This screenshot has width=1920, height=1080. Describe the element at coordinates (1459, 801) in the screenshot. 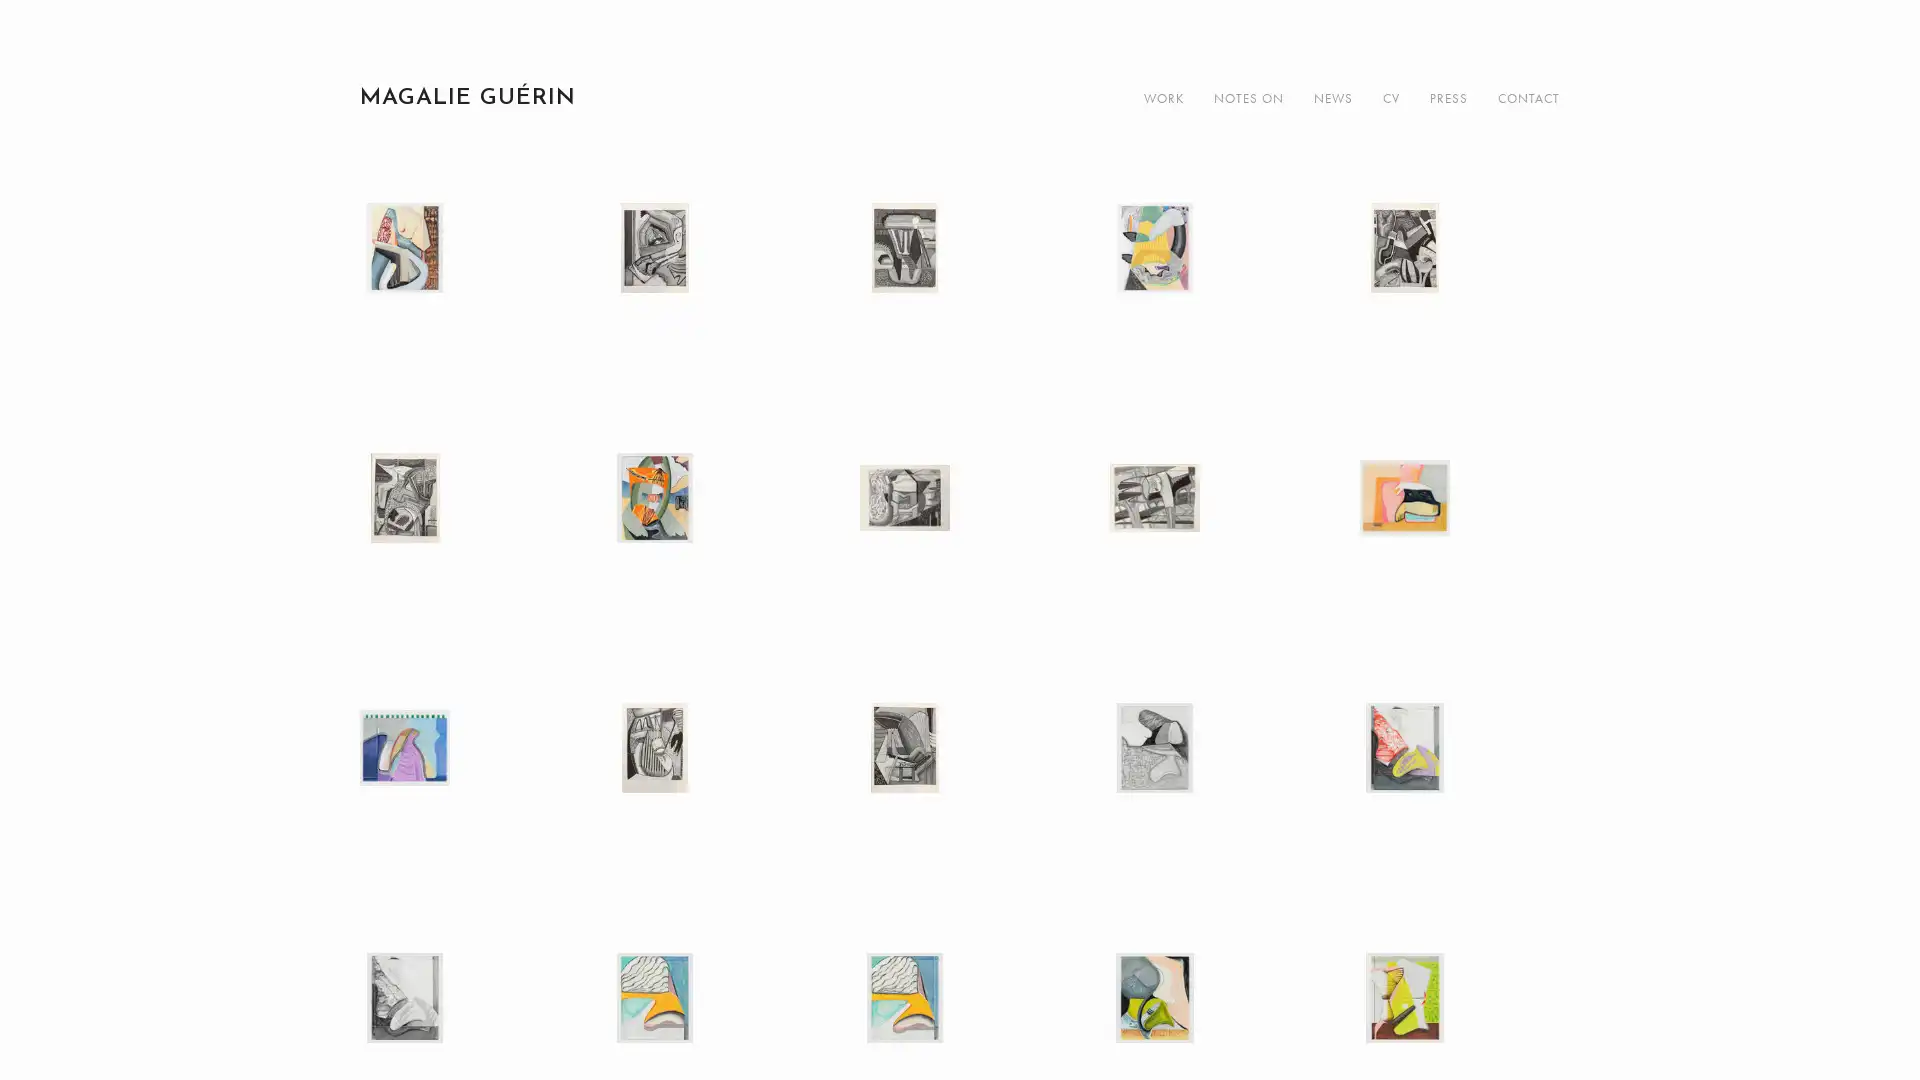

I see `View fullsize Copy Drawing (hat-ham), 2016` at that location.